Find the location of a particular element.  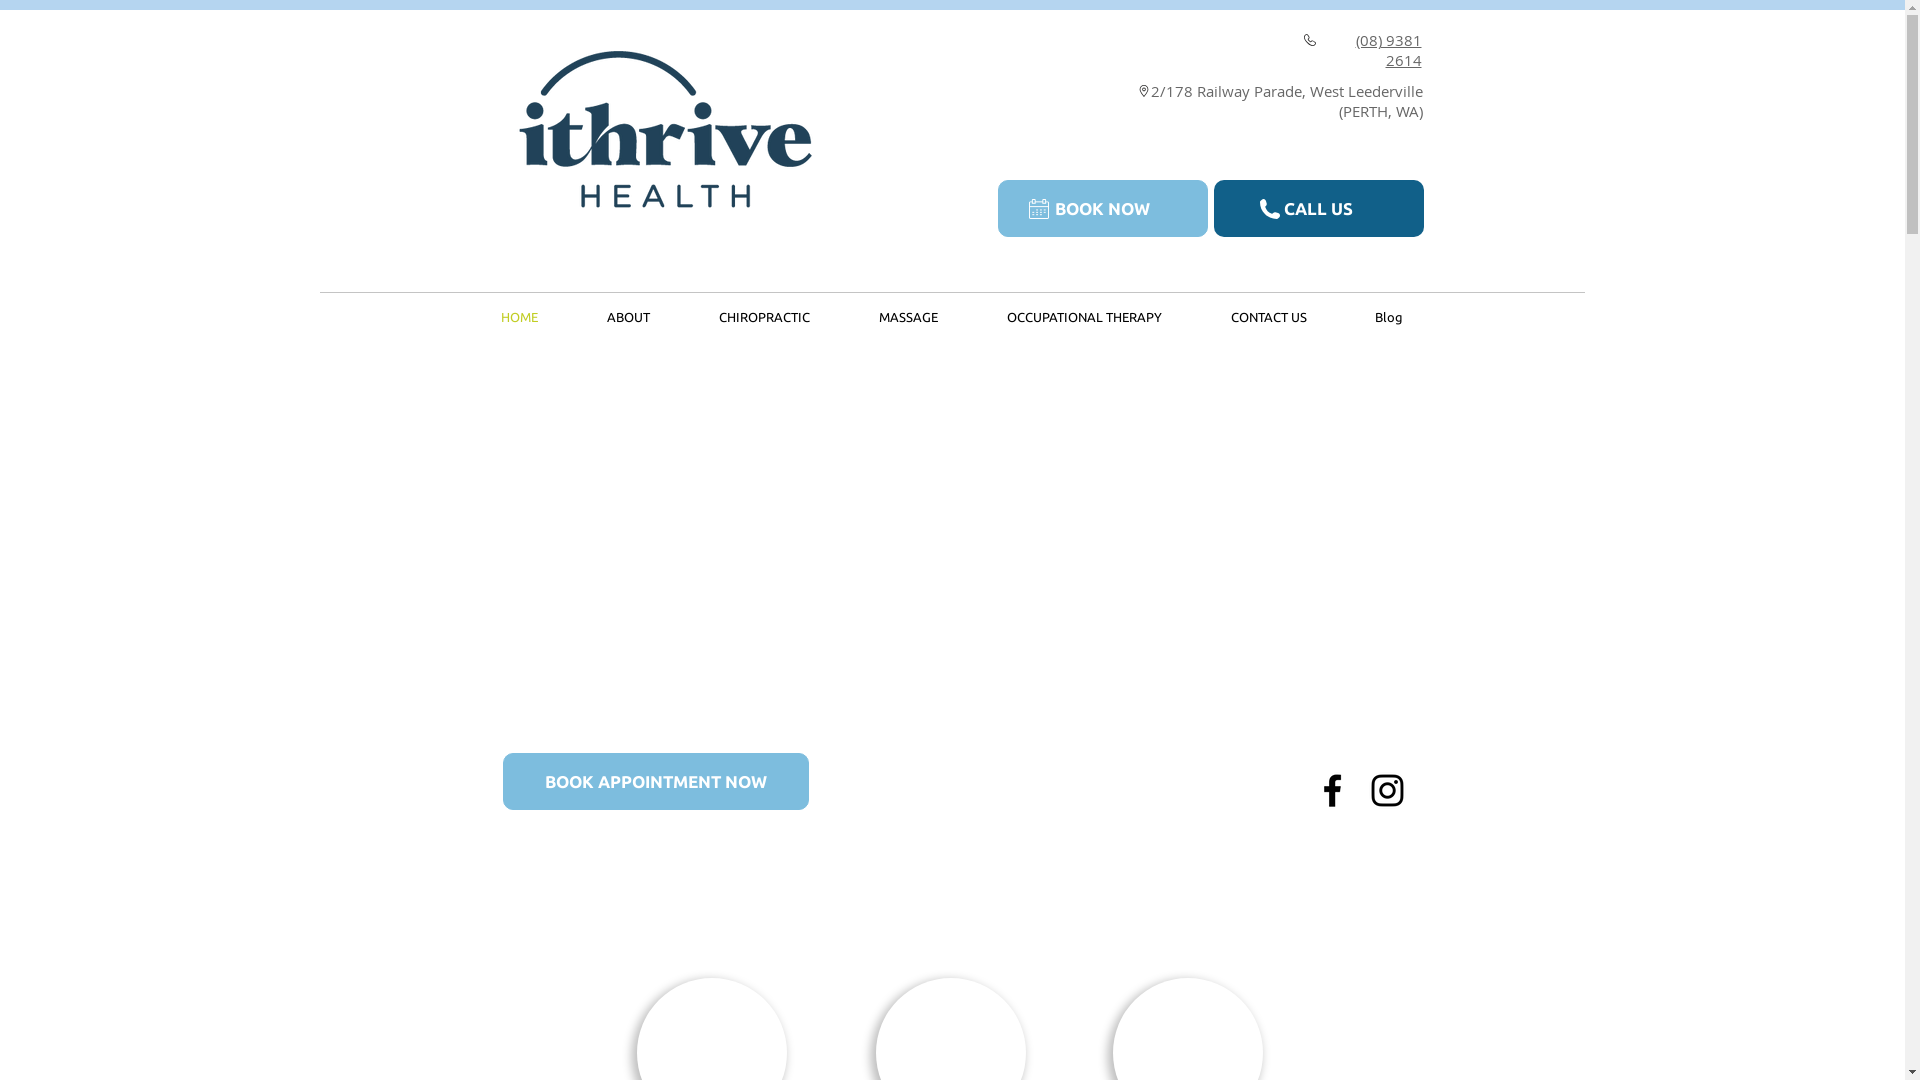

'BOOK NOW' is located at coordinates (1102, 208).